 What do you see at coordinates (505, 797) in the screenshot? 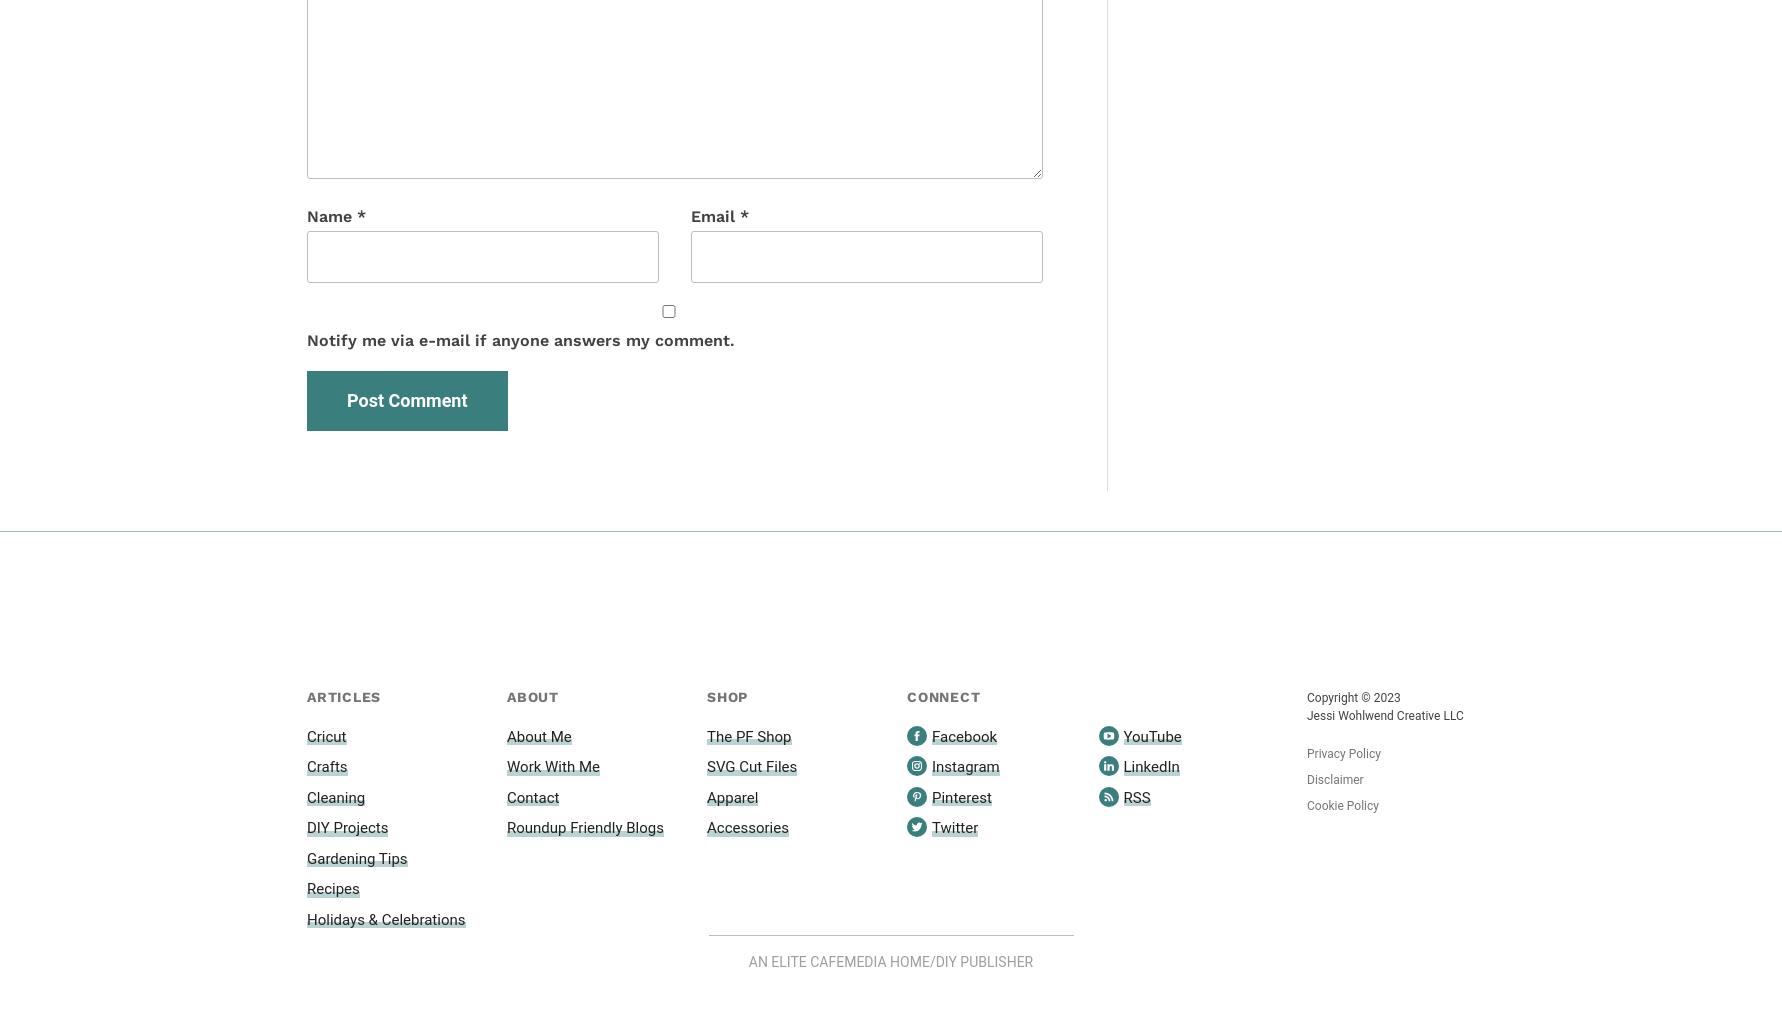
I see `'Contact'` at bounding box center [505, 797].